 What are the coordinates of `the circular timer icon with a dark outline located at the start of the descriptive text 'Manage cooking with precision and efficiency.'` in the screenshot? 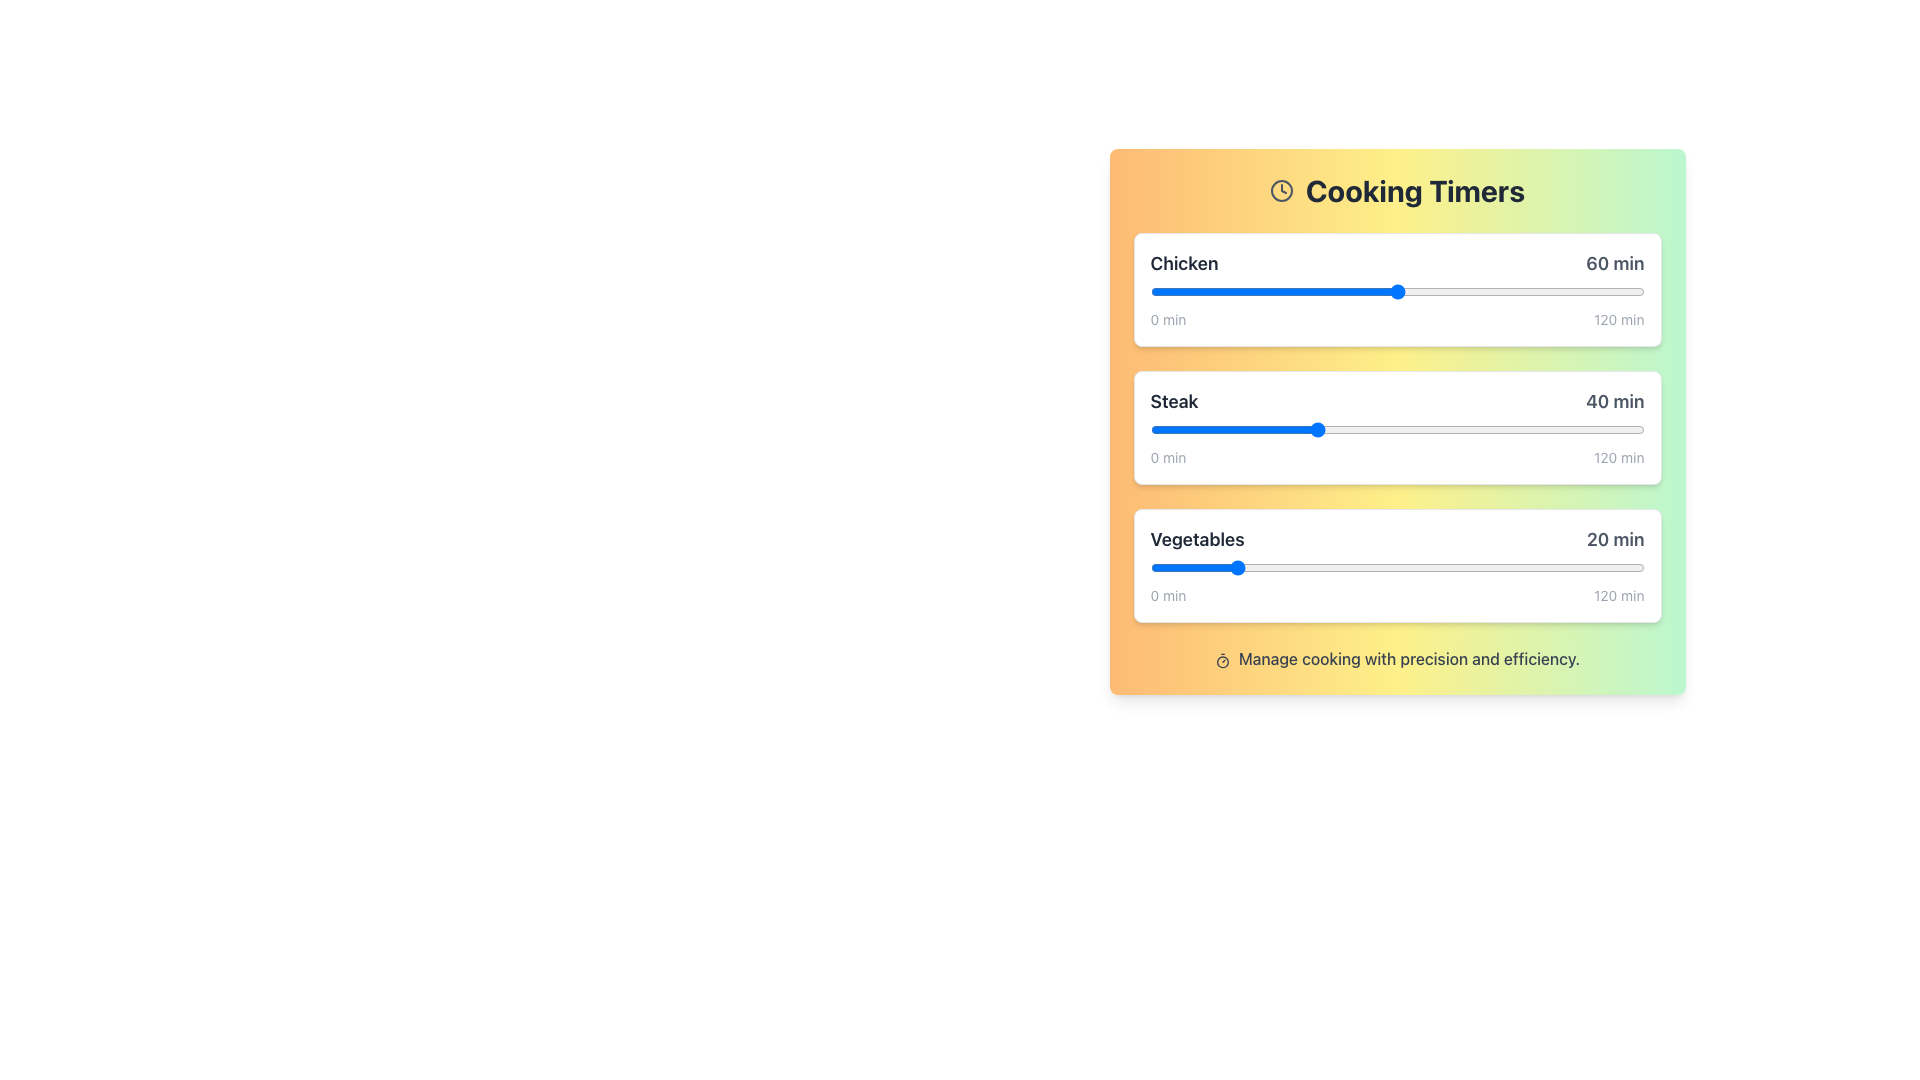 It's located at (1221, 660).